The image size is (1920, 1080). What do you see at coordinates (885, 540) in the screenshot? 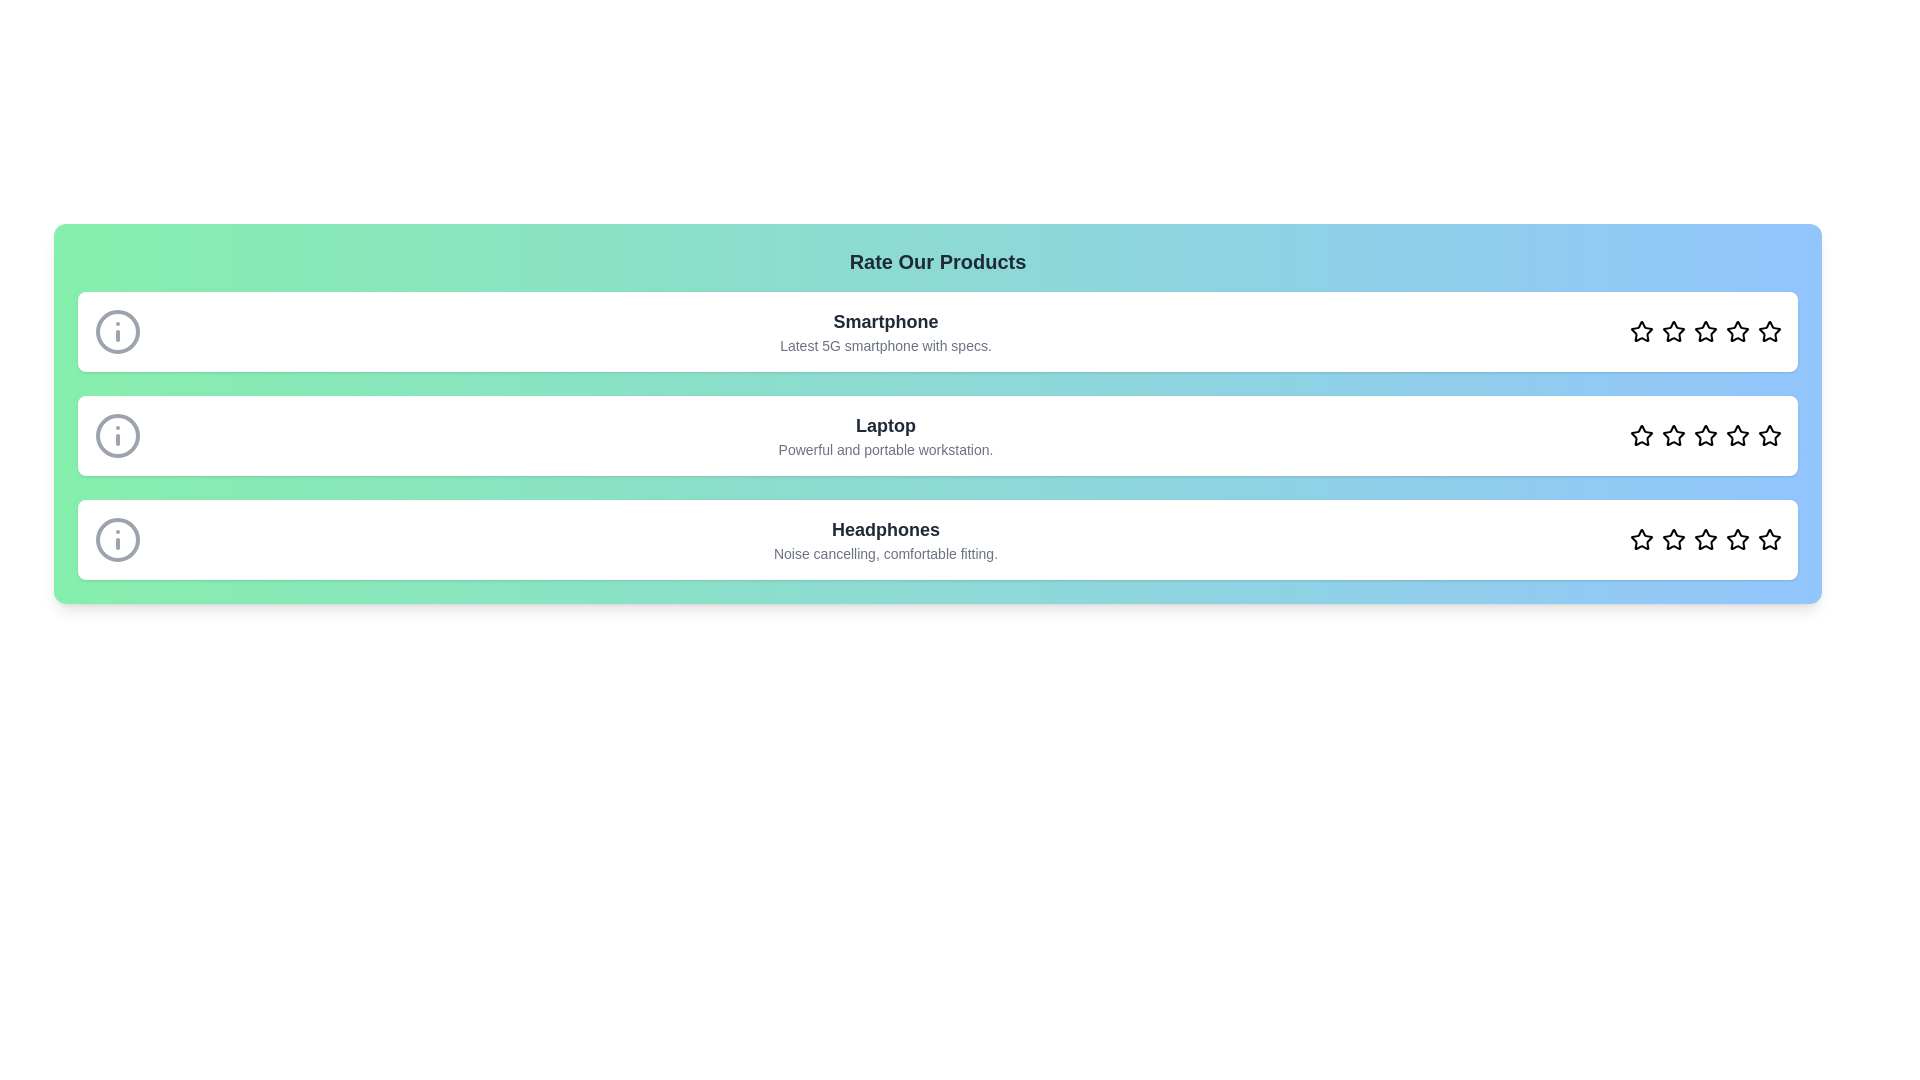
I see `the Text block that displays the title and description for the product 'Headphones', which is the third item in a vertically stacked list, located below 'Laptop' and above the product rating stars` at bounding box center [885, 540].